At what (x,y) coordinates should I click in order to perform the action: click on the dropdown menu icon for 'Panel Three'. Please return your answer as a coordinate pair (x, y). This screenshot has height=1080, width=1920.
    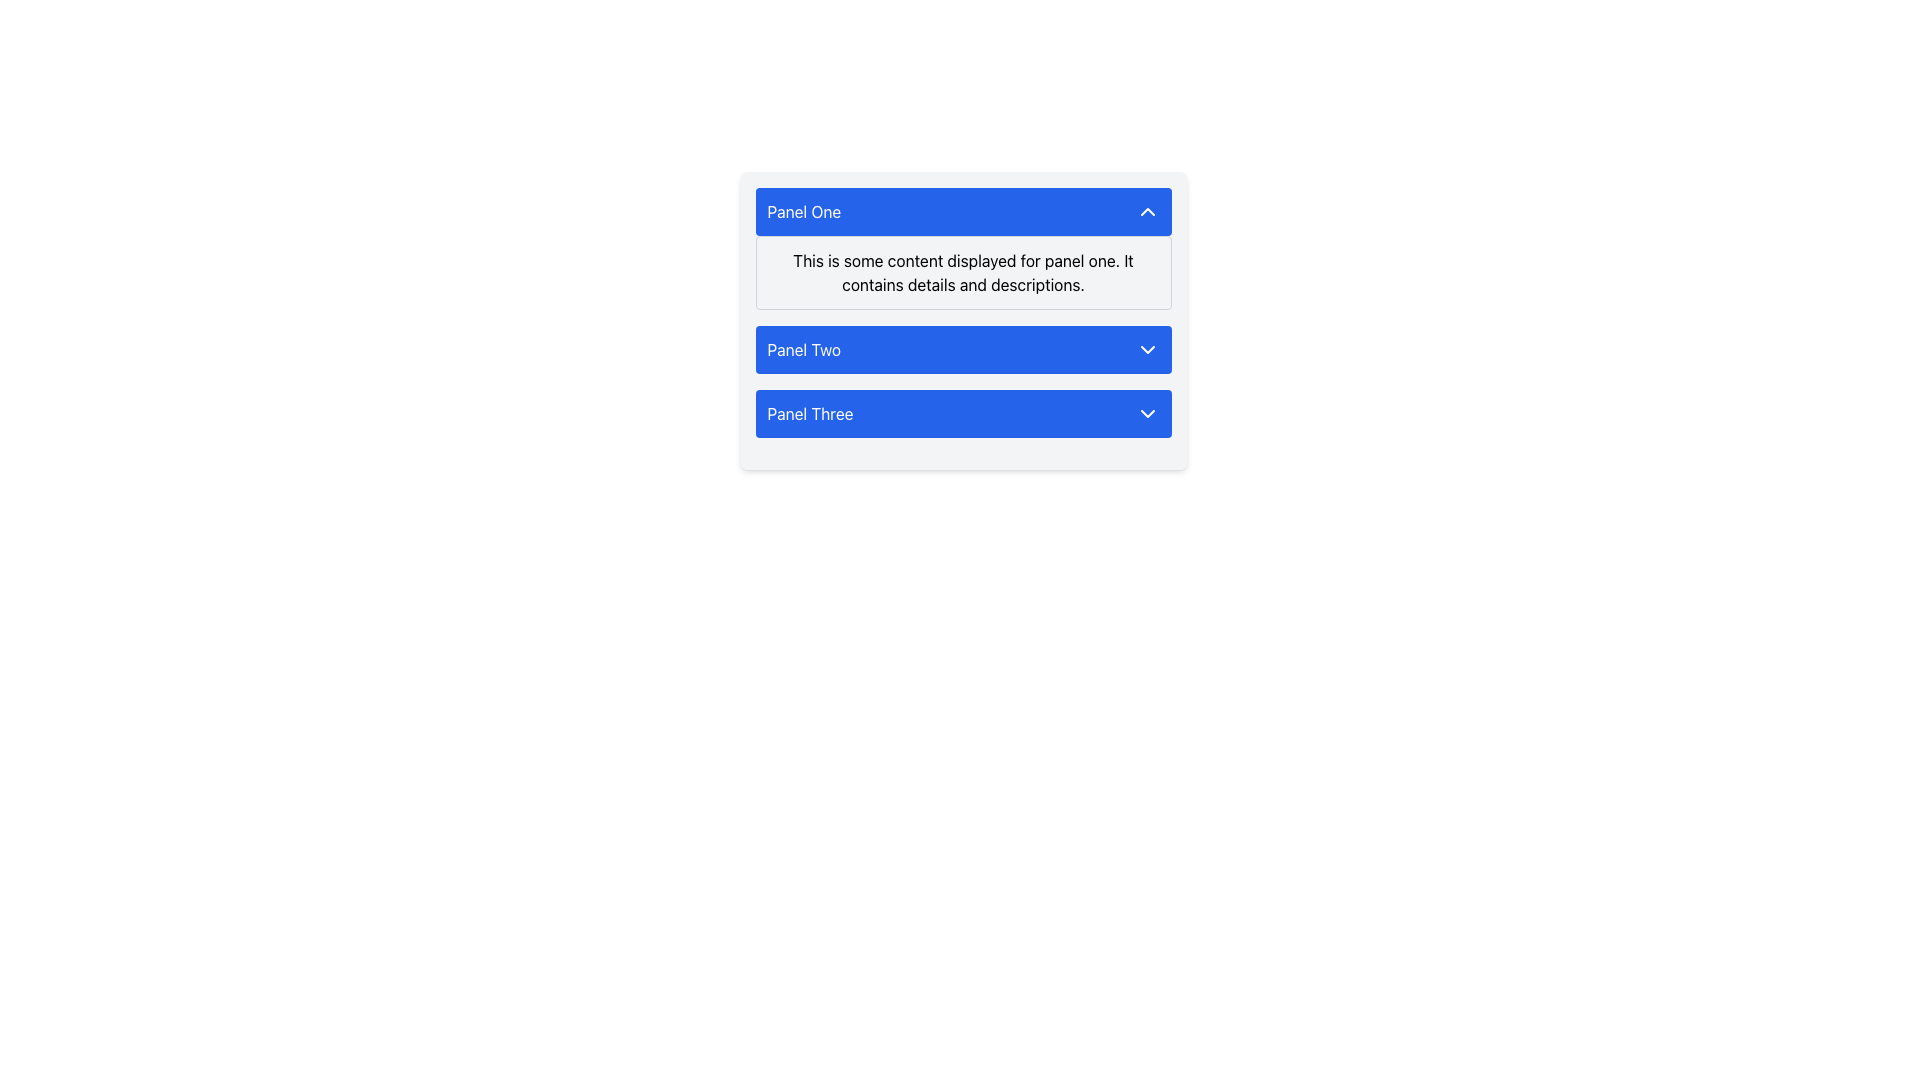
    Looking at the image, I should click on (1147, 412).